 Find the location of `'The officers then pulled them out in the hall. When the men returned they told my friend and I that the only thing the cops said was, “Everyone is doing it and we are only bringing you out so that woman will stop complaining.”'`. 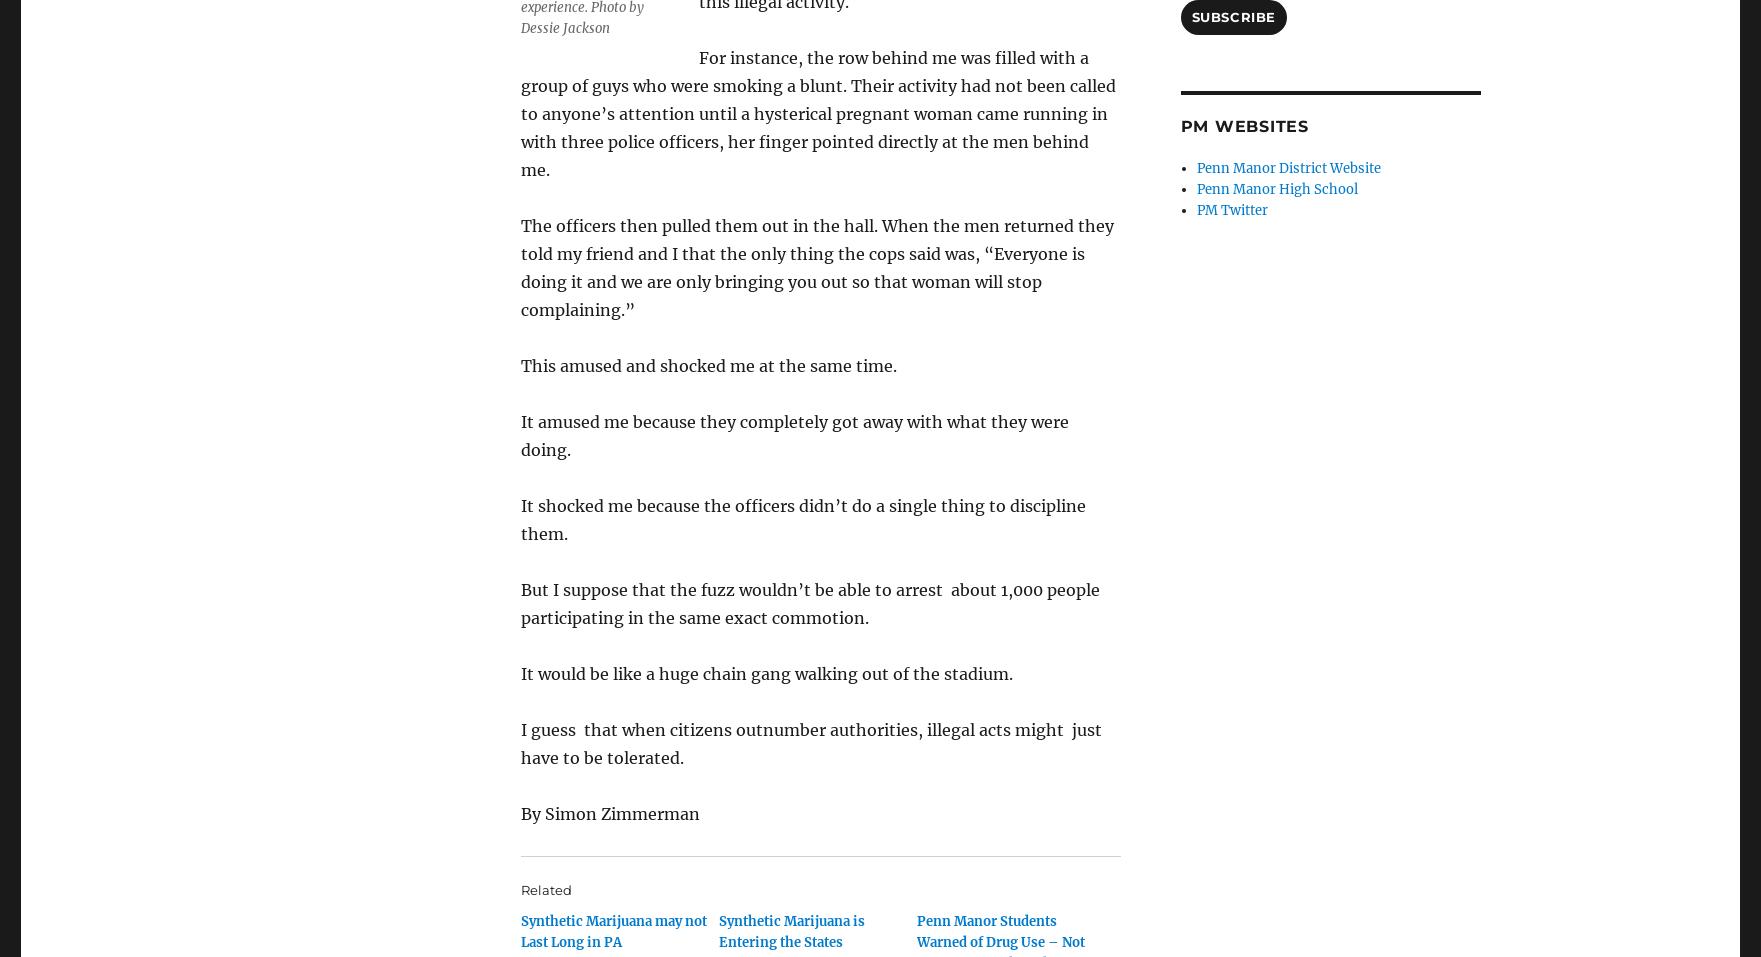

'The officers then pulled them out in the hall. When the men returned they told my friend and I that the only thing the cops said was, “Everyone is doing it and we are only bringing you out so that woman will stop complaining.”' is located at coordinates (816, 266).